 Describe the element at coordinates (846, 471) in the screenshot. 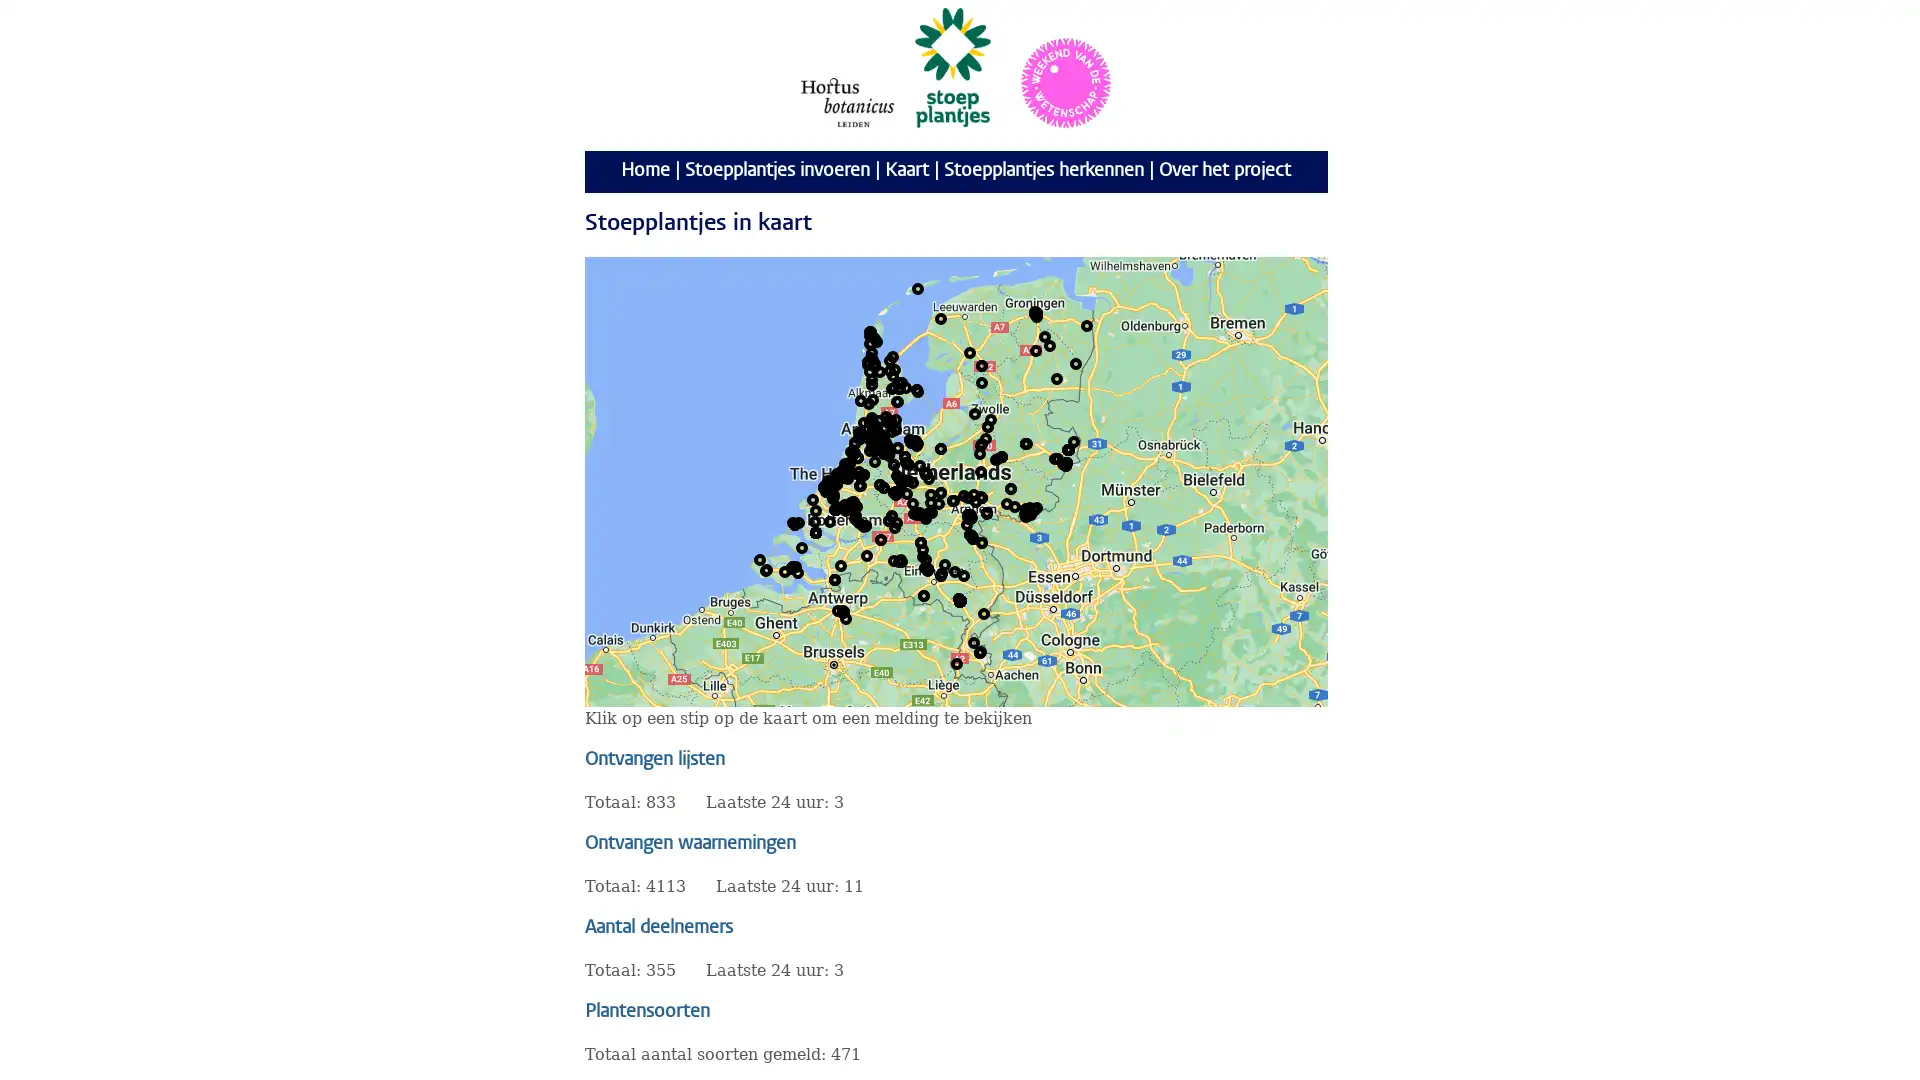

I see `Telling van Thal Jonas op 12 maart 2022` at that location.